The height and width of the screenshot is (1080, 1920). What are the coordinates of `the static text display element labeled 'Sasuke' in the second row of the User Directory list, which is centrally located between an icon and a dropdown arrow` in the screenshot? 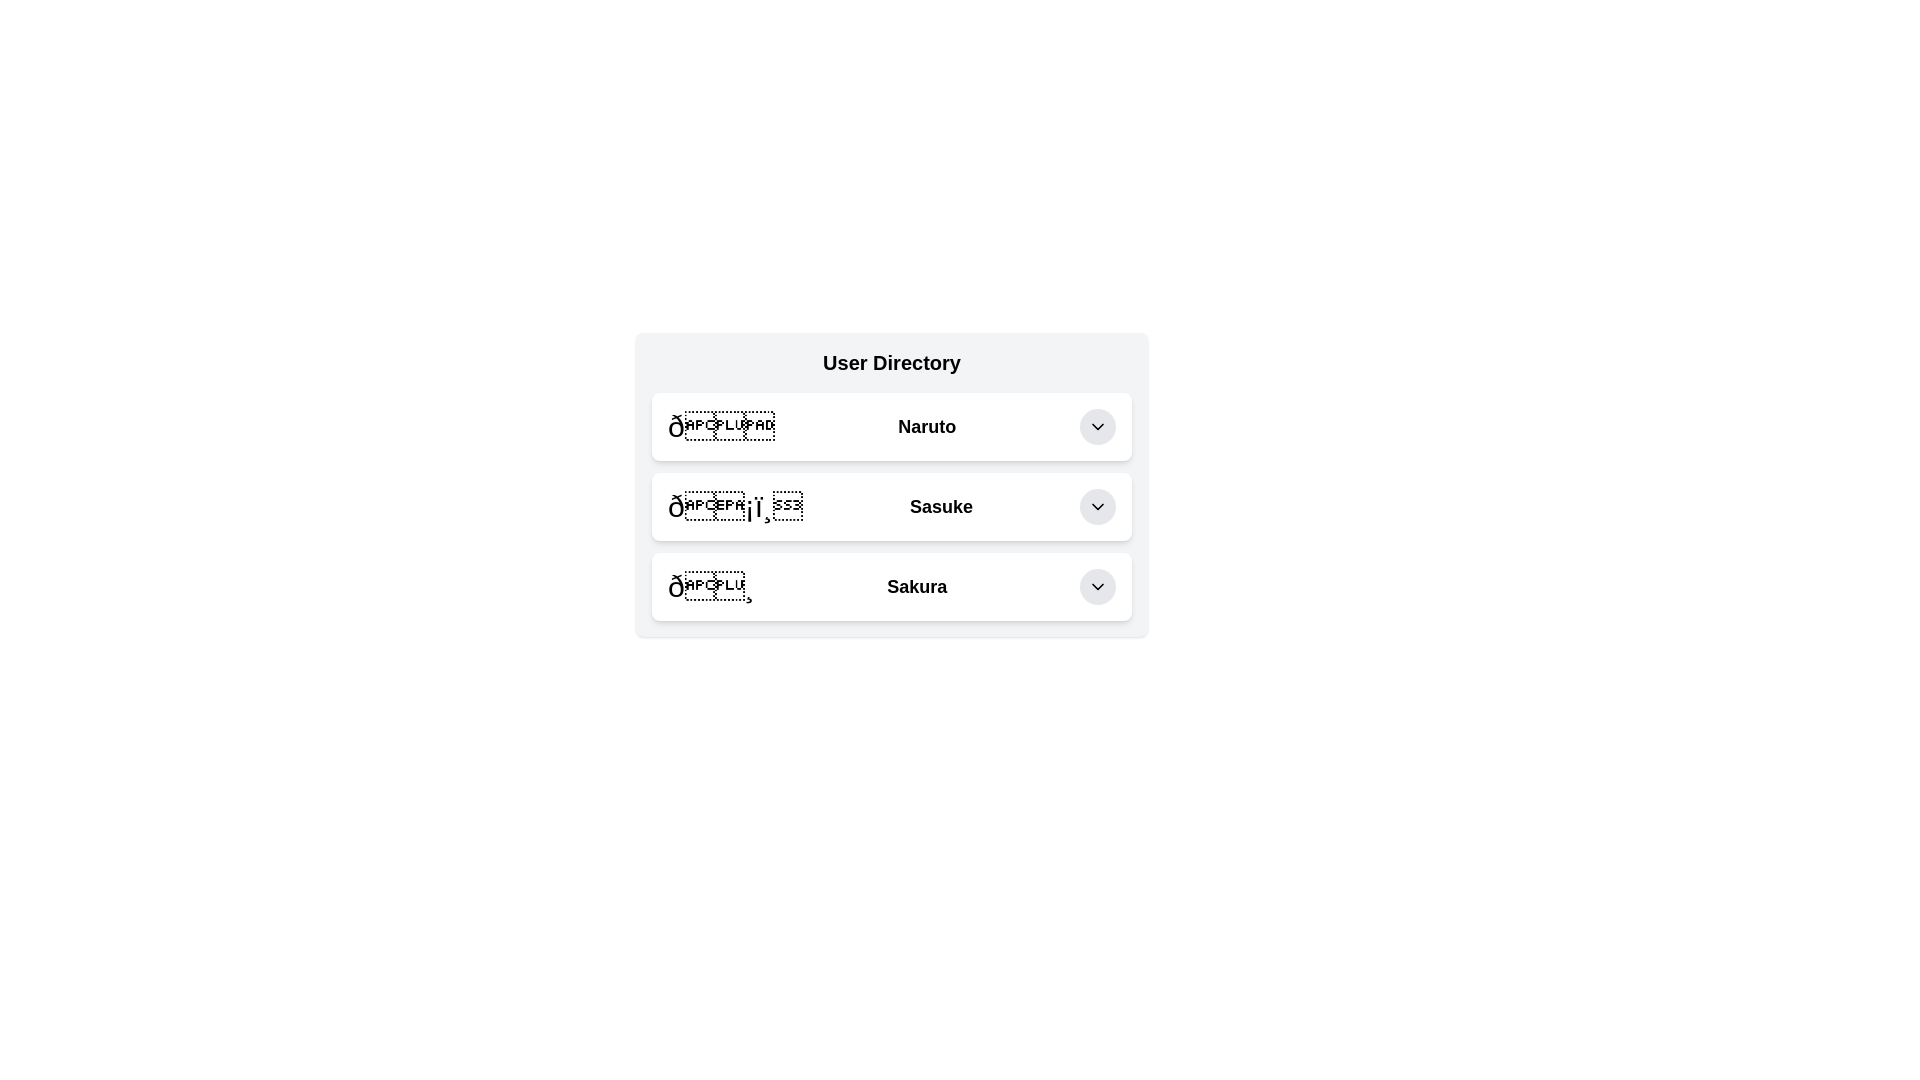 It's located at (940, 505).